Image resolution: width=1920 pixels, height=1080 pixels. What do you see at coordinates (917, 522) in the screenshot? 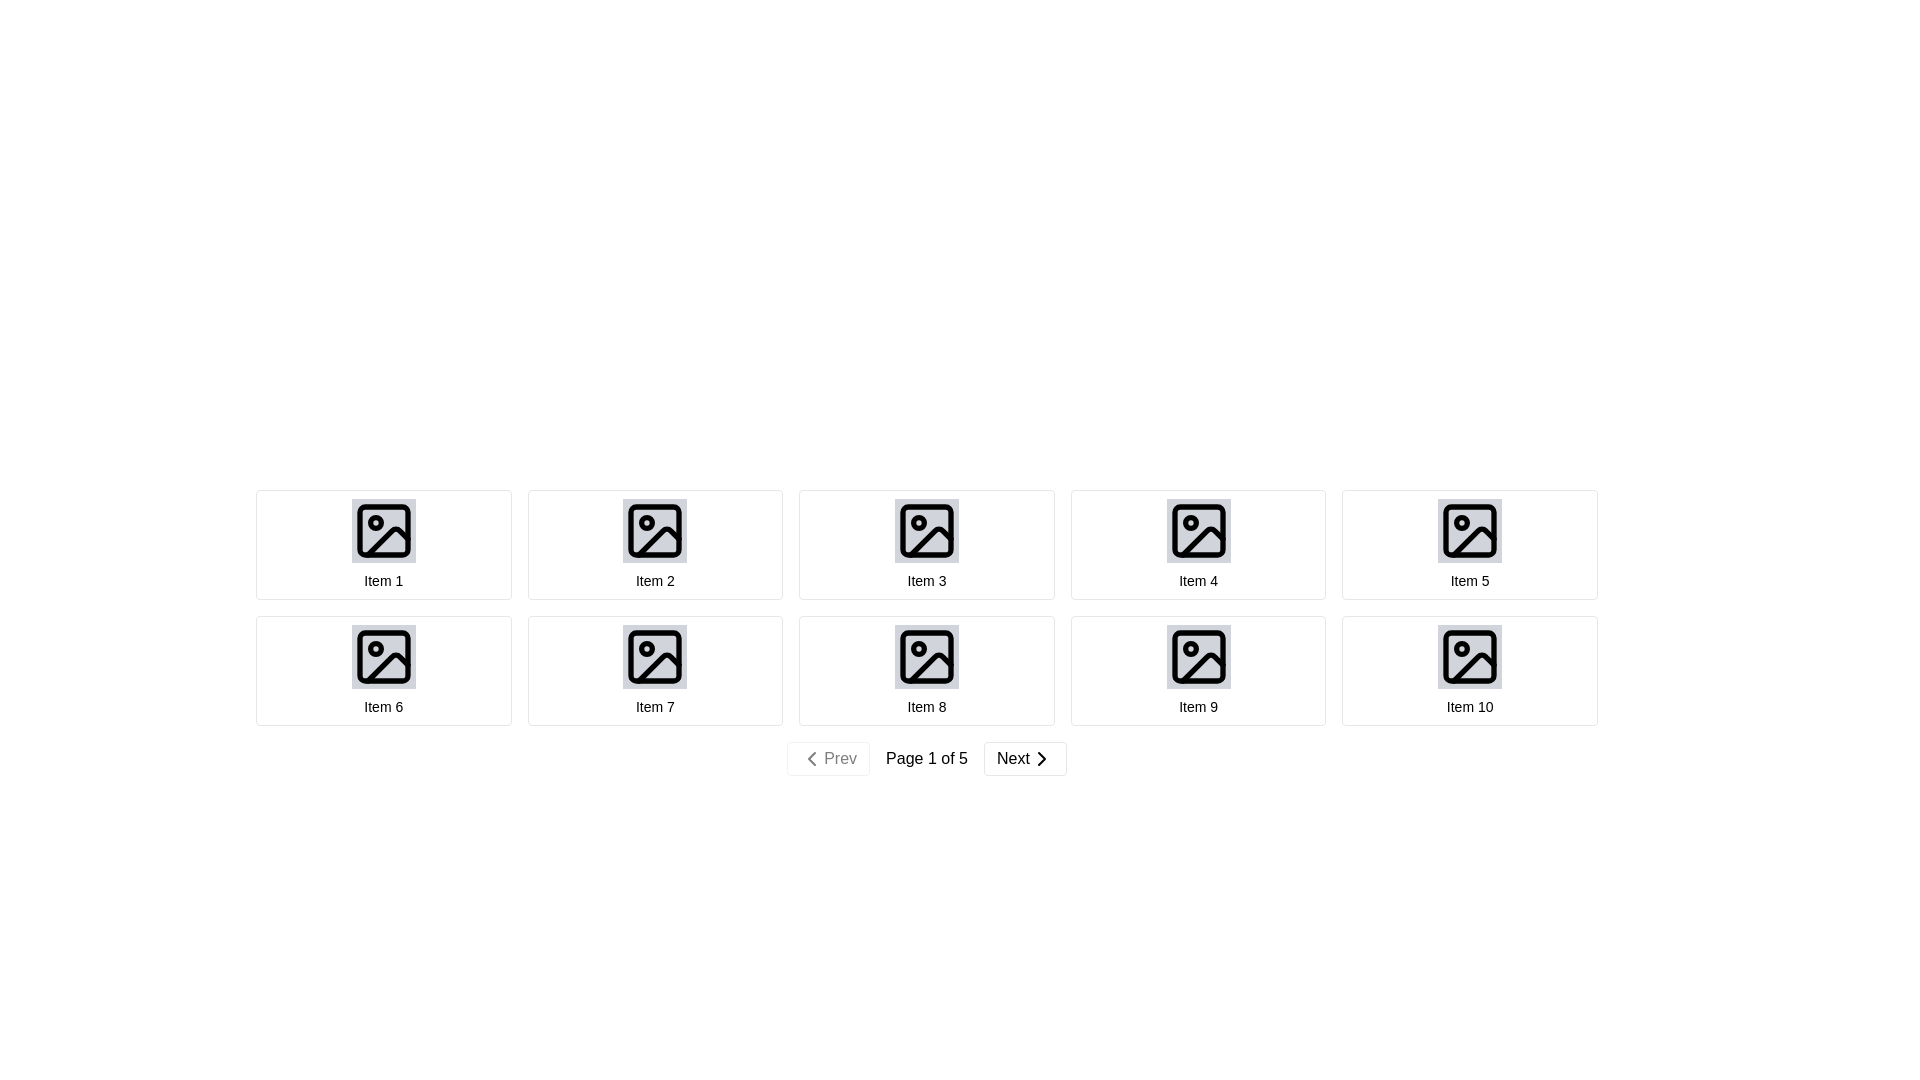
I see `the small circular dot located inside the image icon representing 'Item 3' in the first row and third column of the grid` at bounding box center [917, 522].